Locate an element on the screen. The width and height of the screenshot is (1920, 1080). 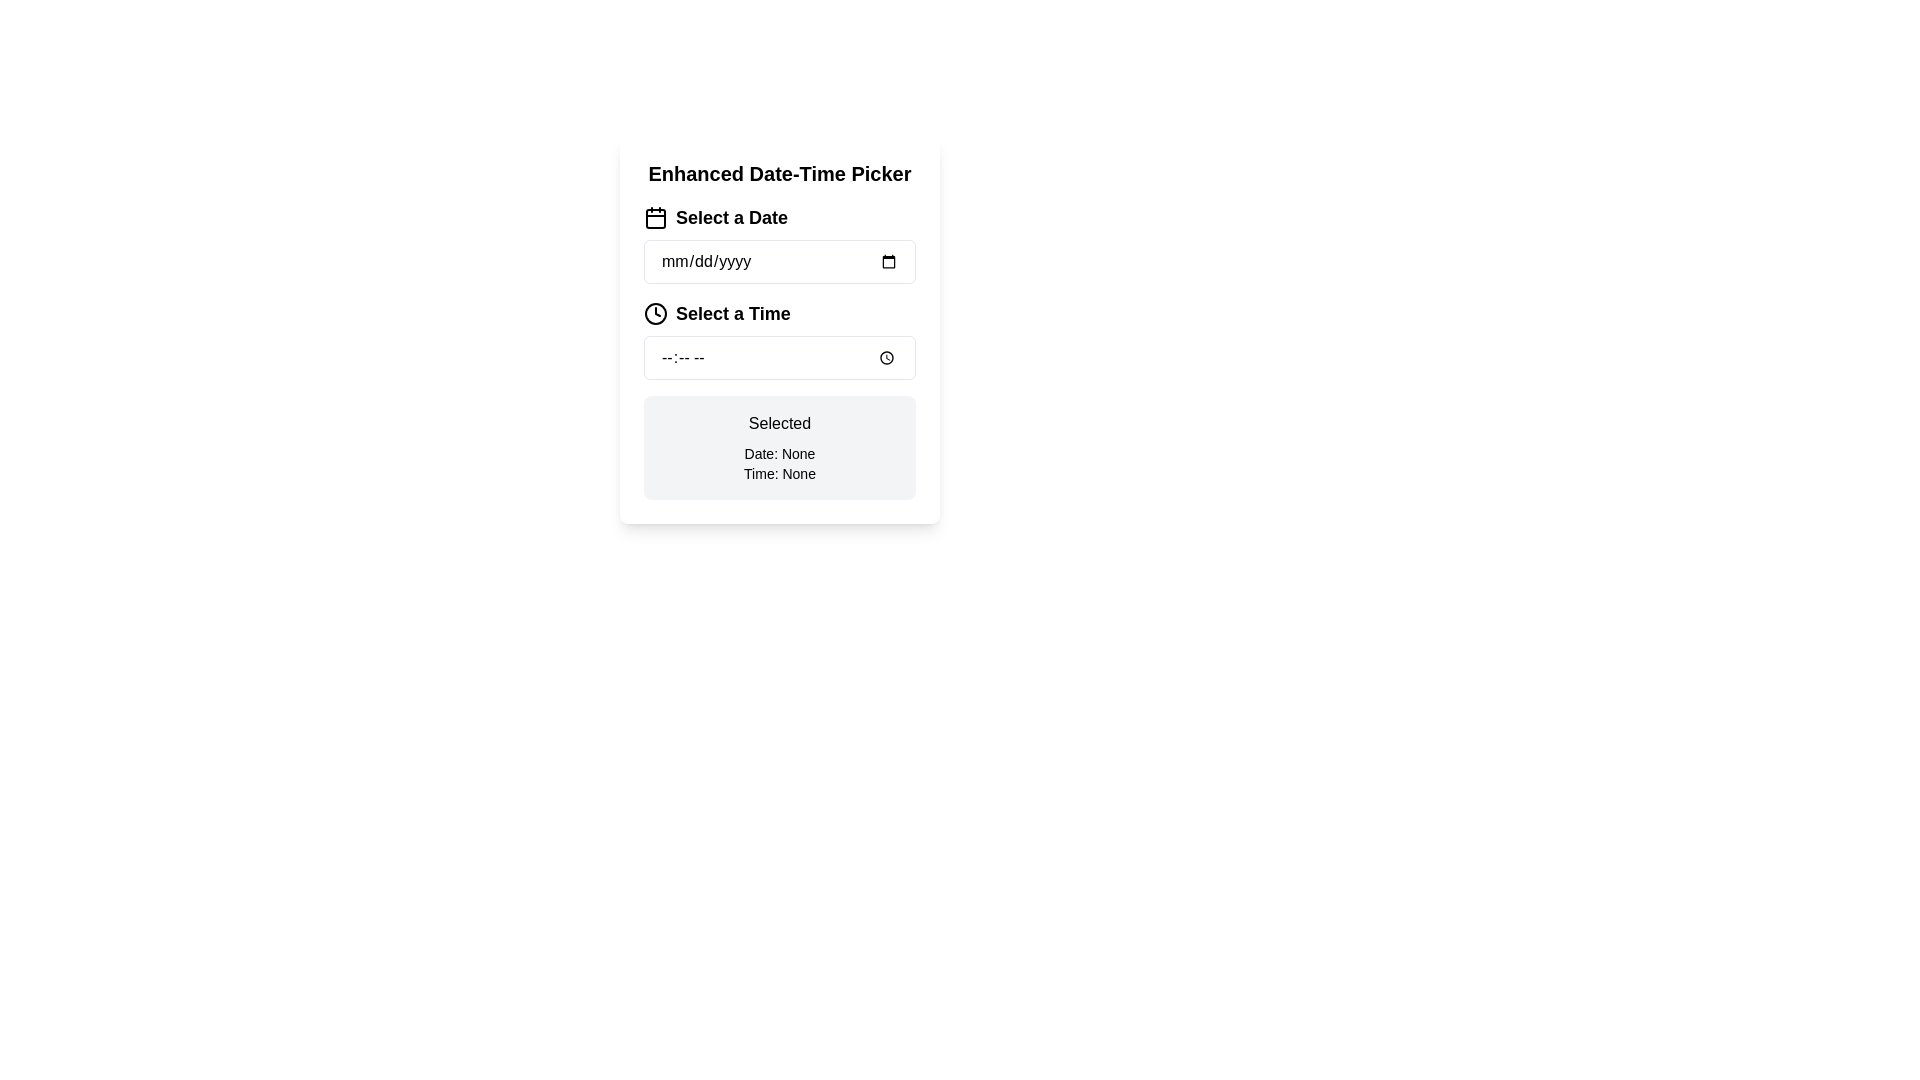
the clock icon located in the 'Select a Time' section, which is the first element in that row is located at coordinates (656, 313).